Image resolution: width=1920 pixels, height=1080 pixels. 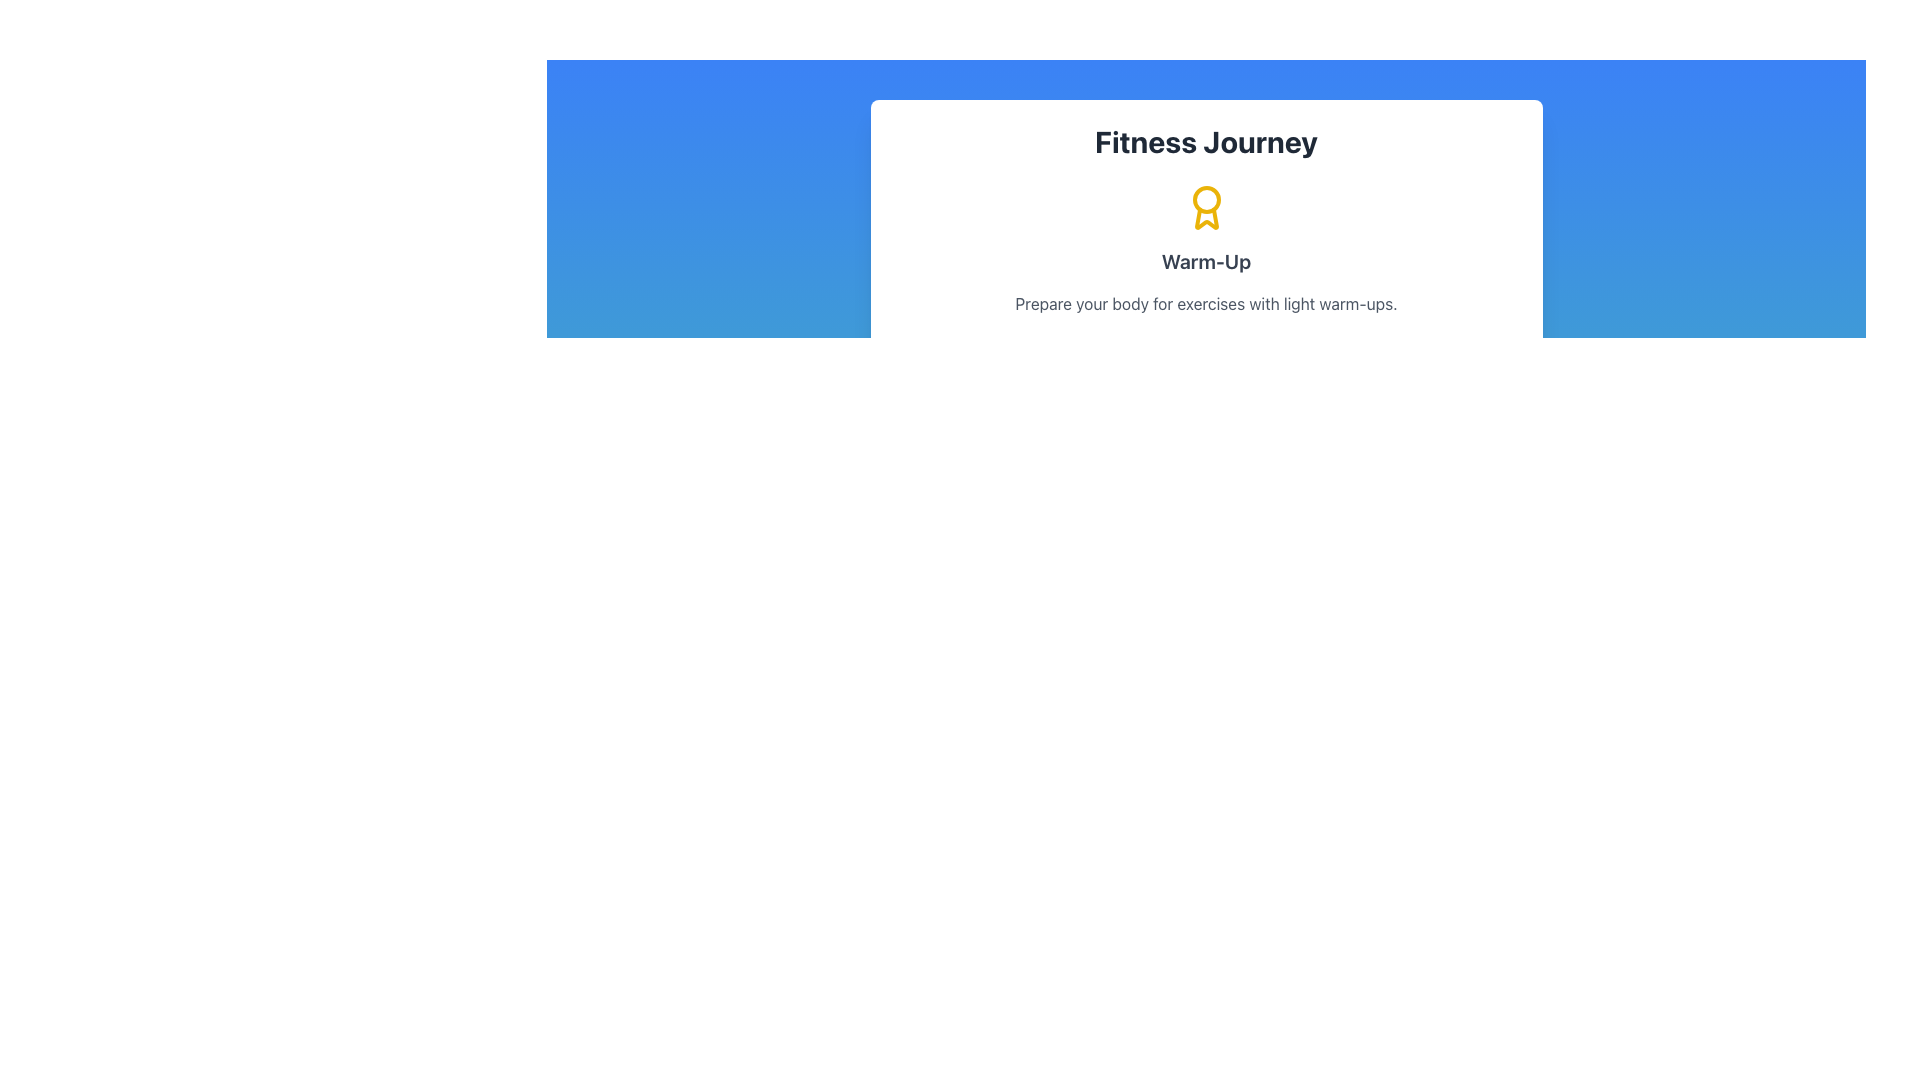 I want to click on the 'Warm-Up' text header, which is a bold and large font styled element in dark gray, positioned centrally below a yellow icon and above descriptive text, so click(x=1205, y=261).